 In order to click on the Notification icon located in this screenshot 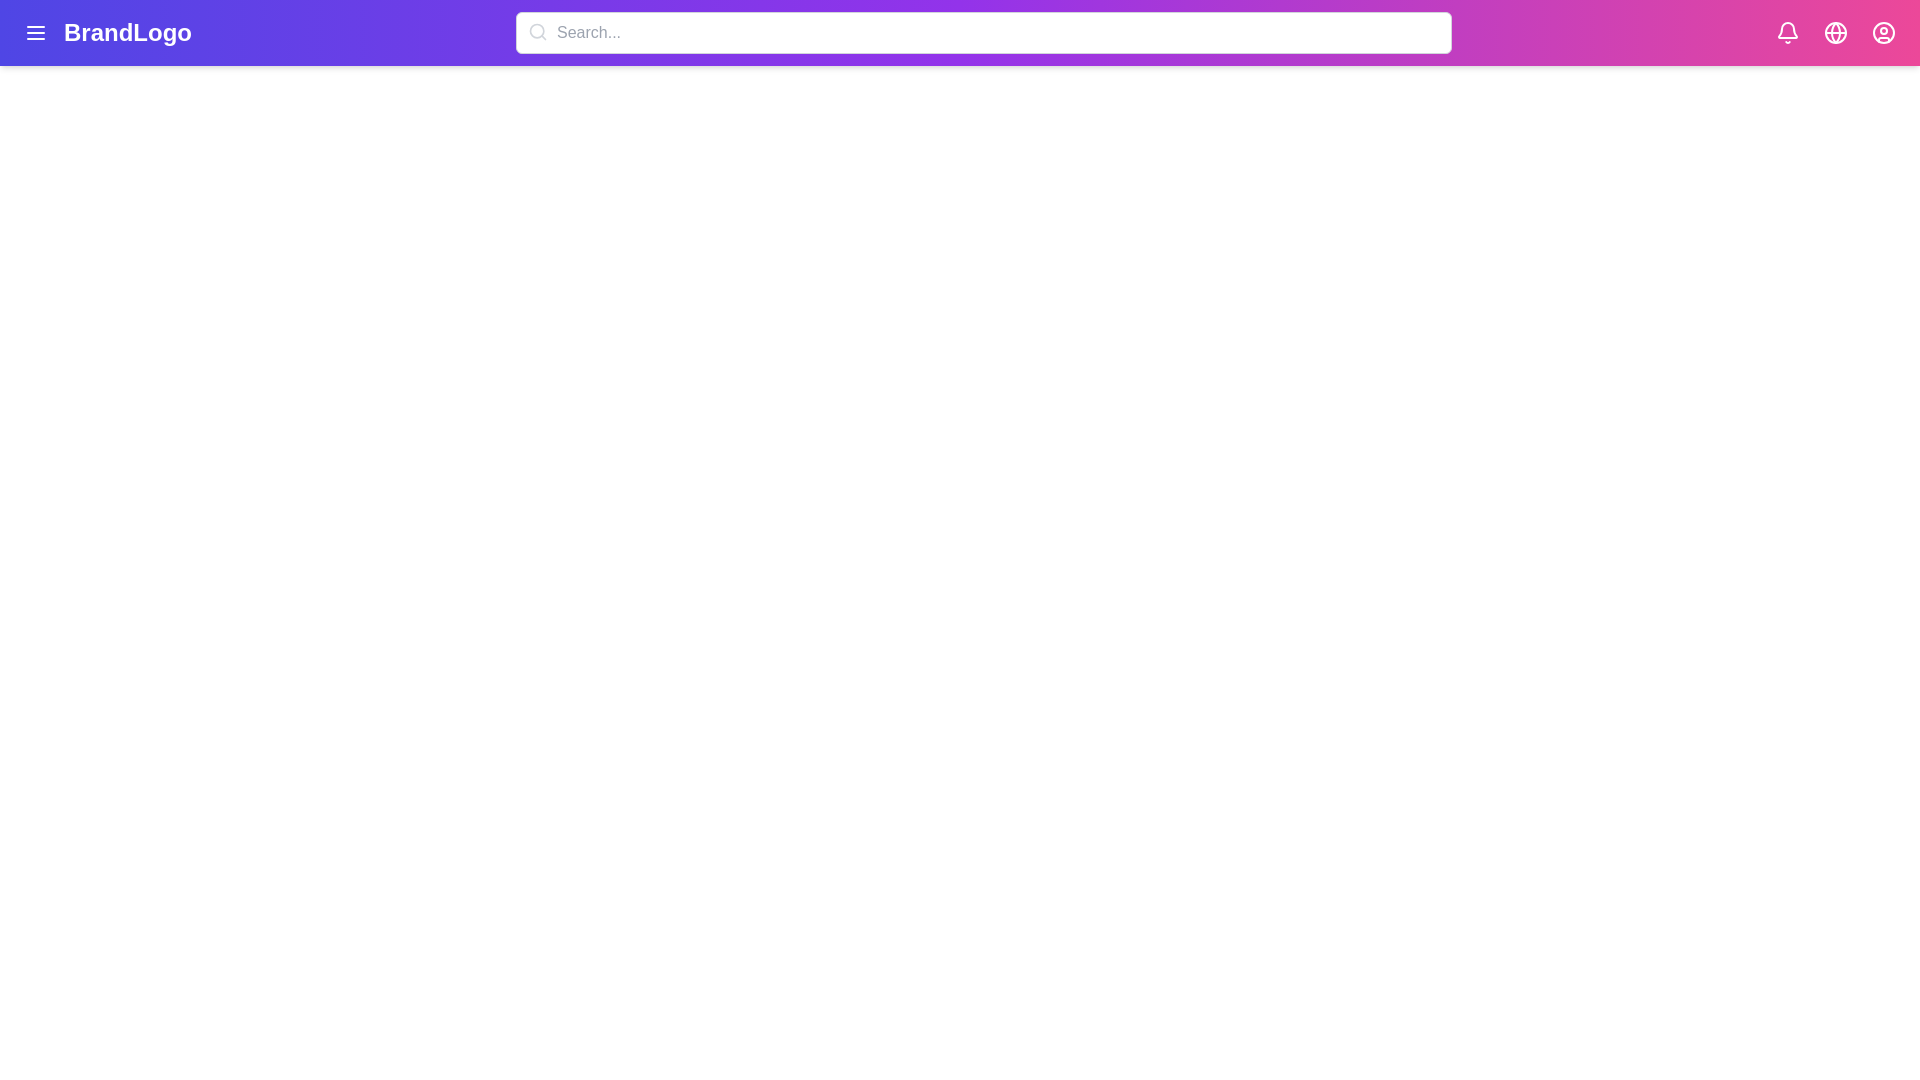, I will do `click(1786, 30)`.